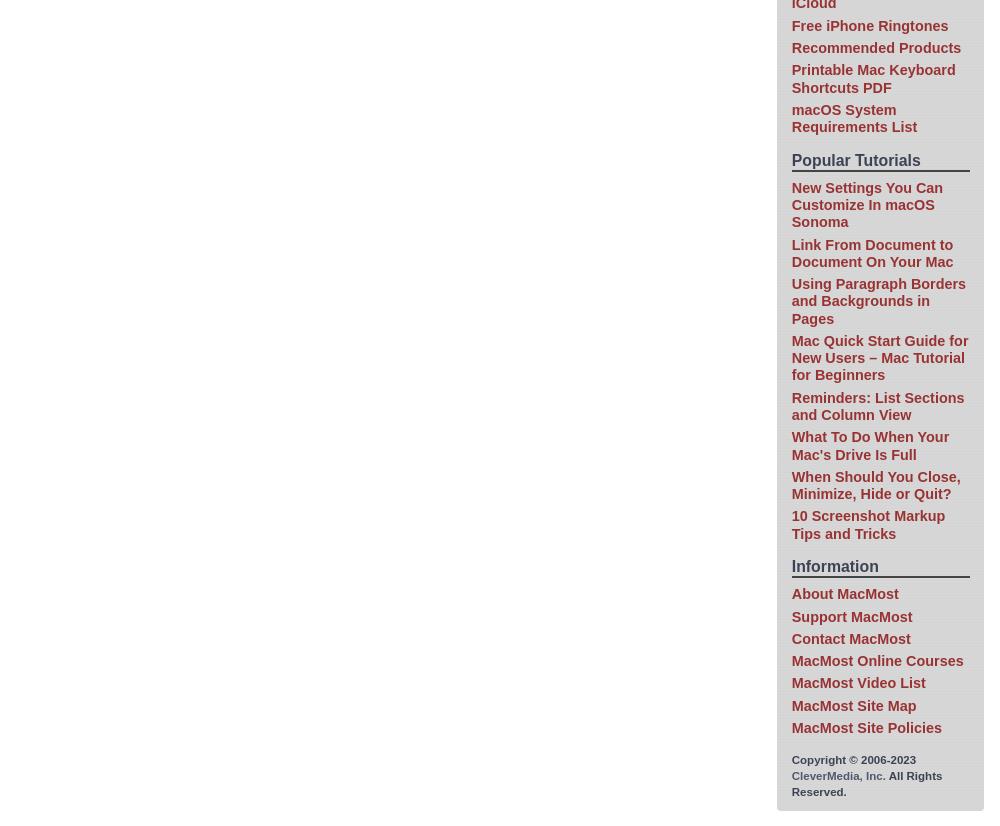 The image size is (1000, 826). Describe the element at coordinates (865, 782) in the screenshot. I see `'All Rights Reserved.'` at that location.